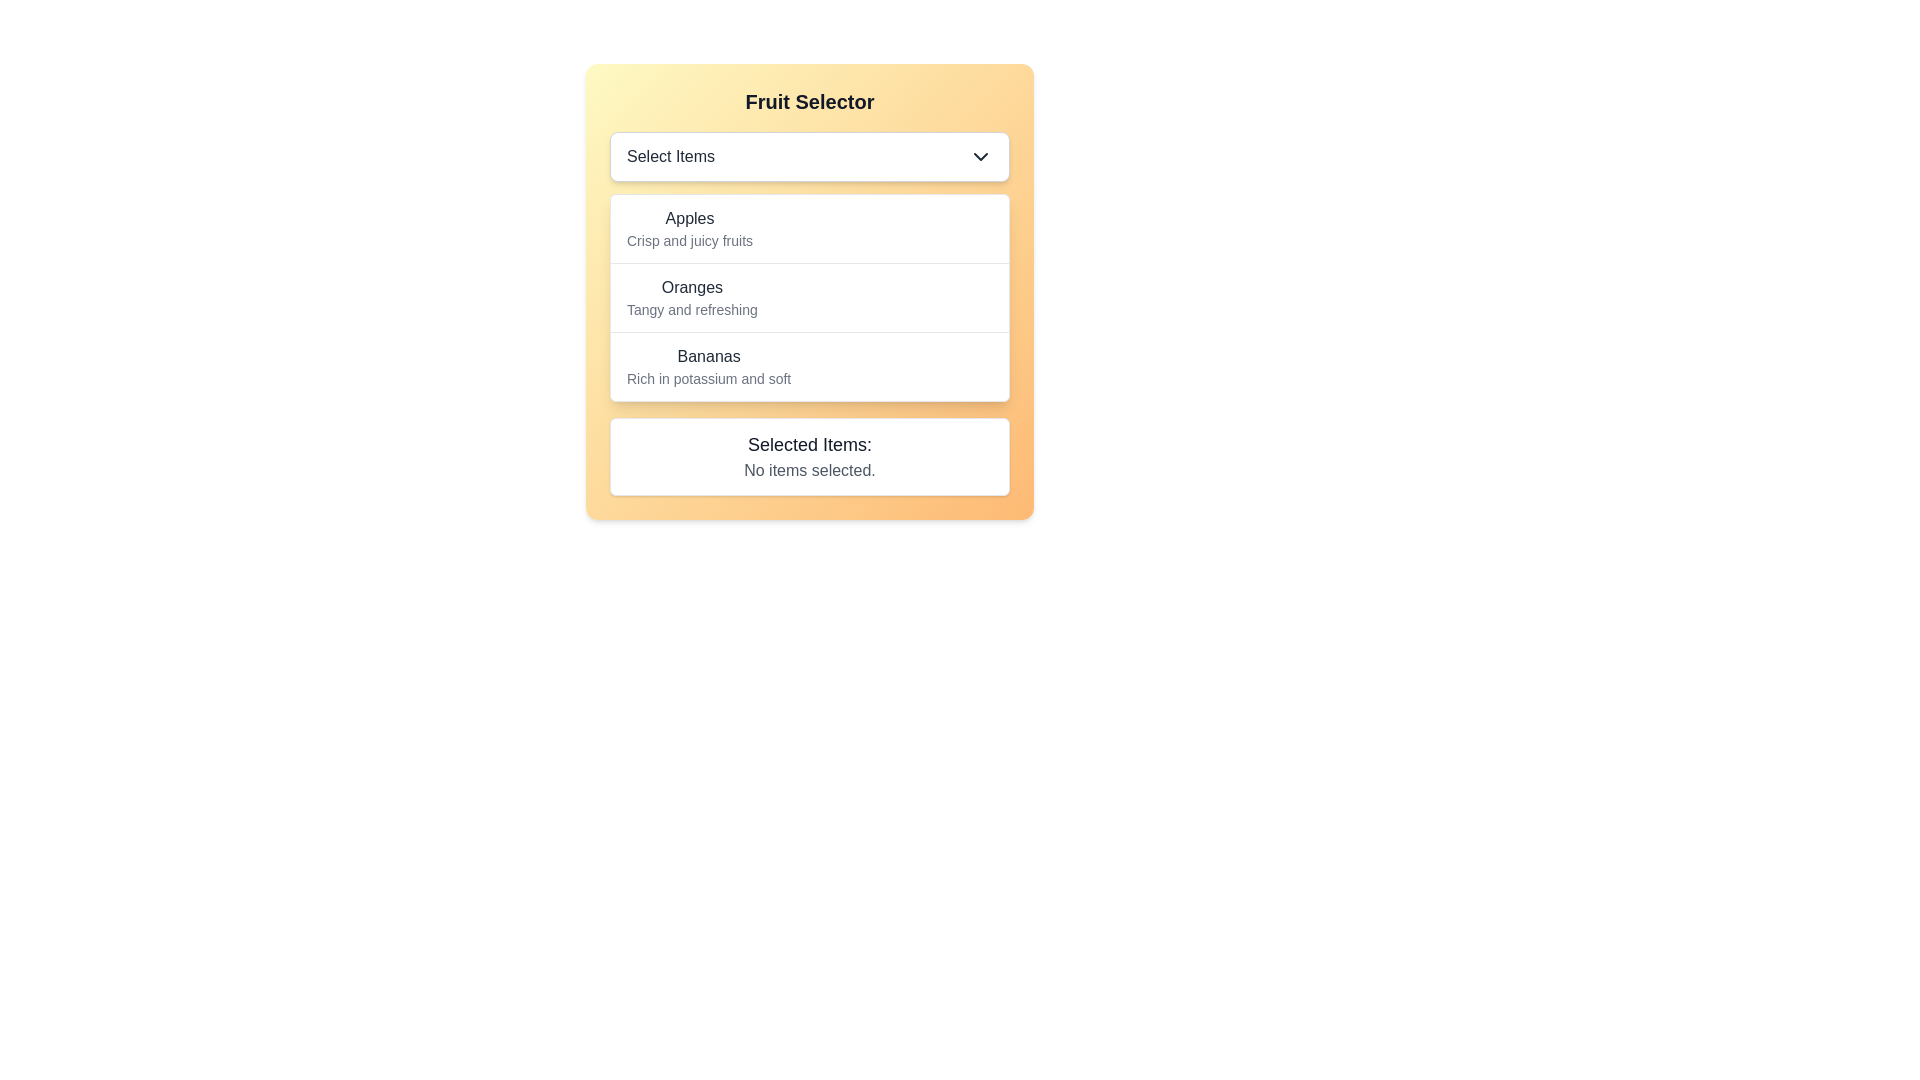 The height and width of the screenshot is (1080, 1920). I want to click on the item in the vertically arranged list containing 'Apples', 'Oranges', and 'Bananas', so click(810, 297).